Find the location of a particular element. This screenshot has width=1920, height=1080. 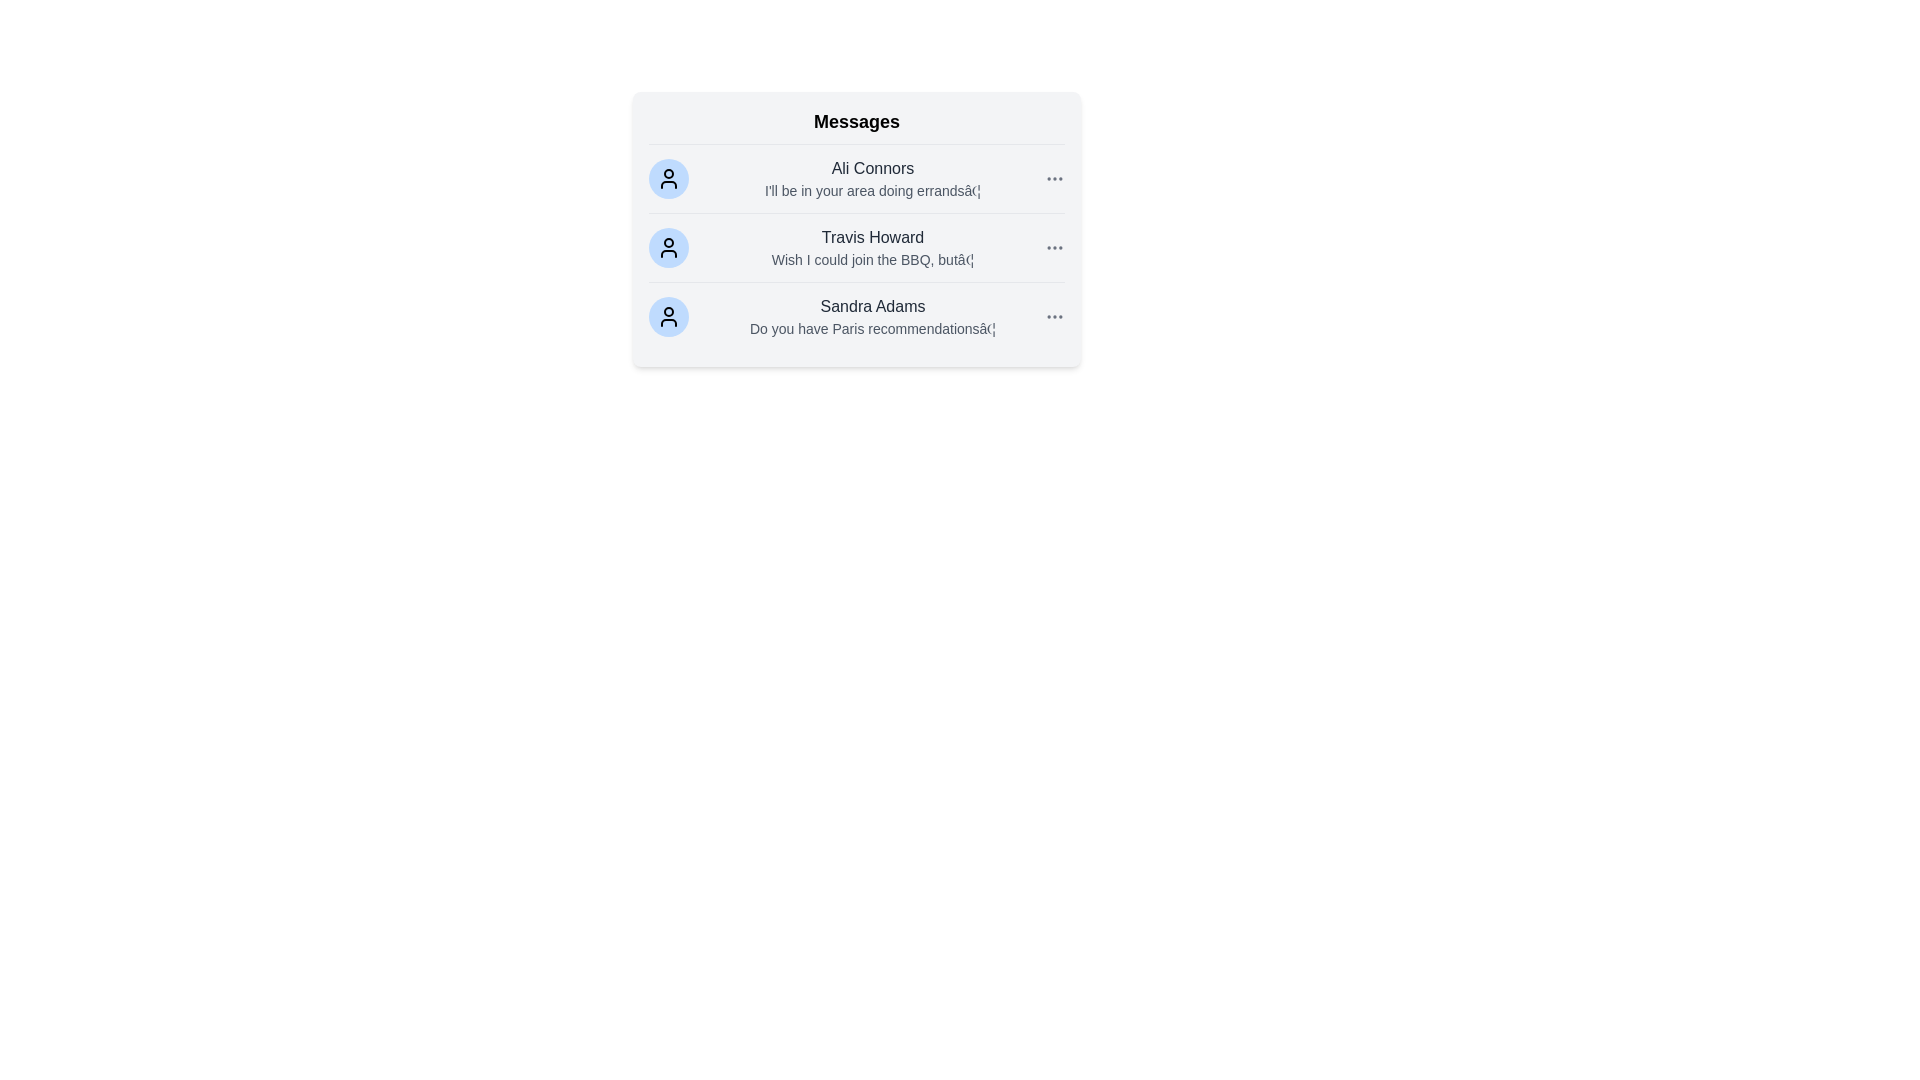

the 'Messages' text label, which is styled with a bold font and larger size, serving as a section title above the user messages list is located at coordinates (857, 126).